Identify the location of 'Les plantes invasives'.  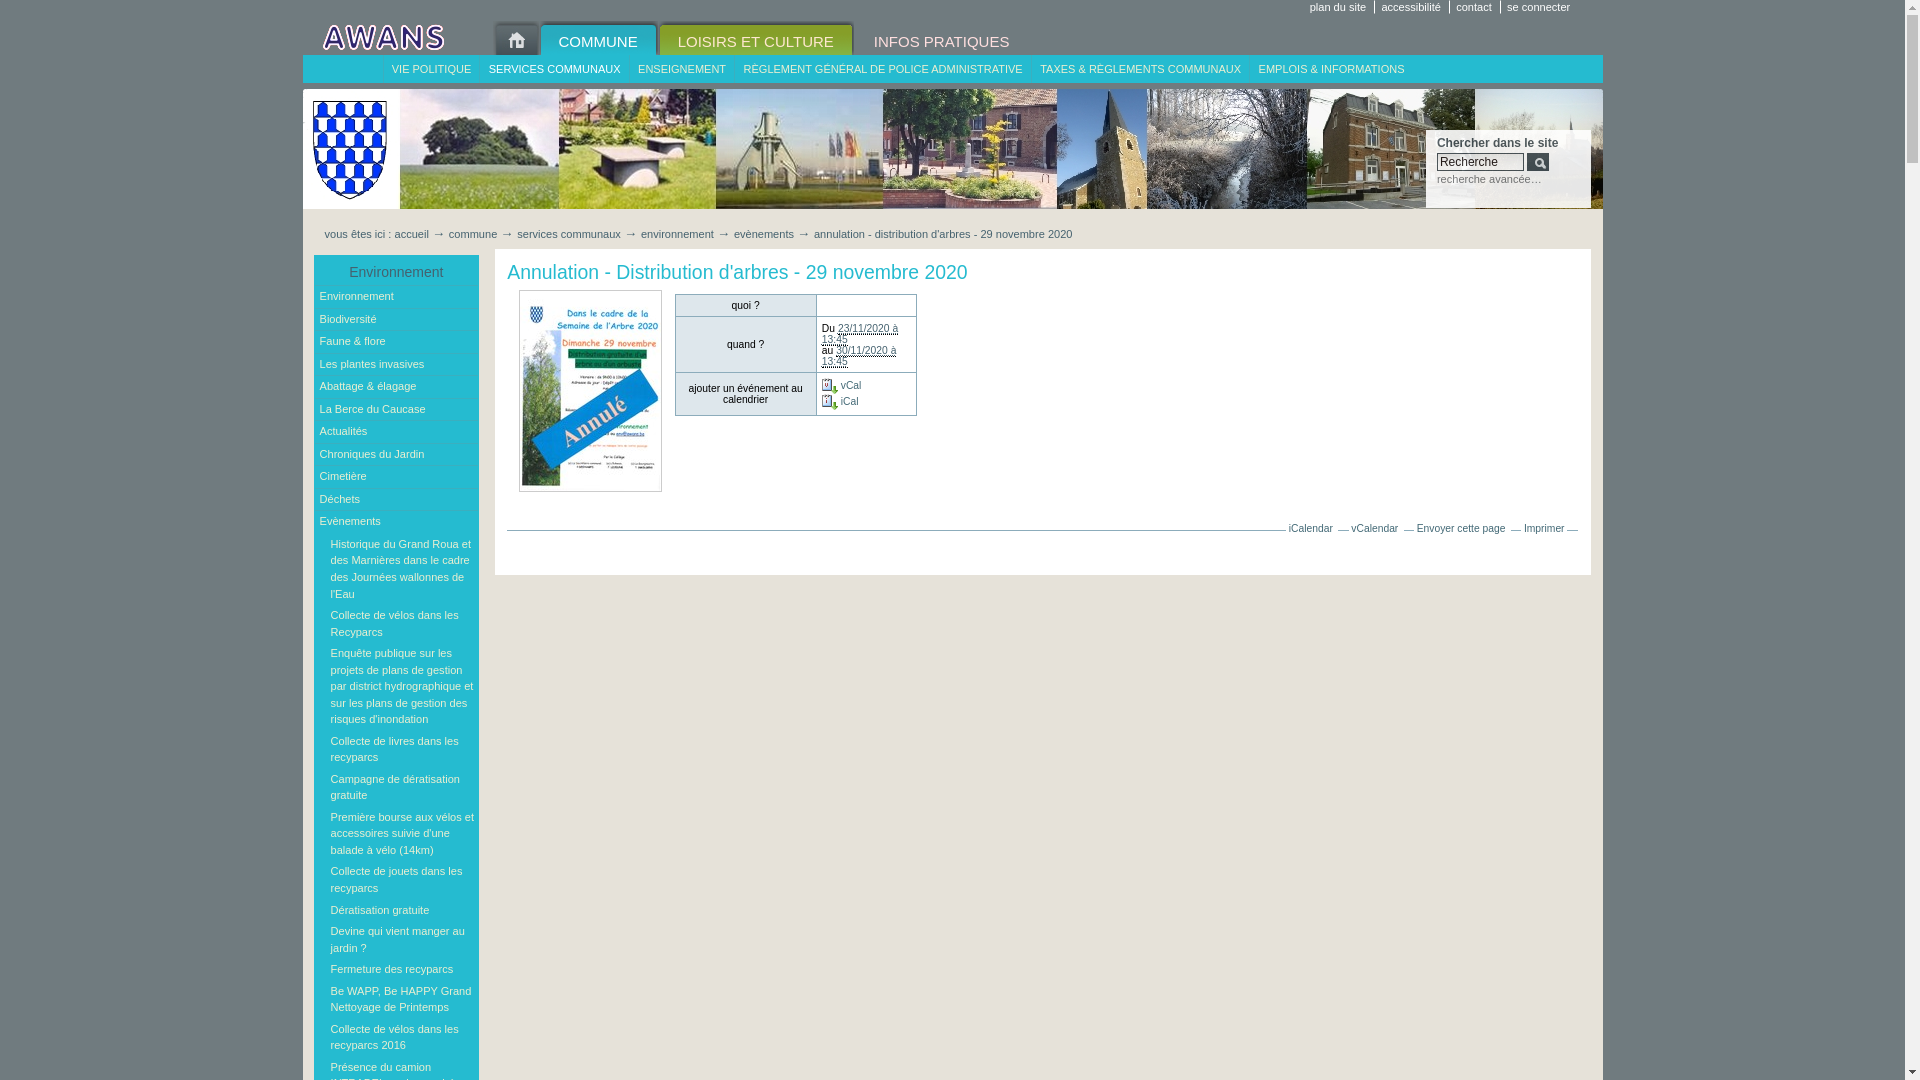
(397, 365).